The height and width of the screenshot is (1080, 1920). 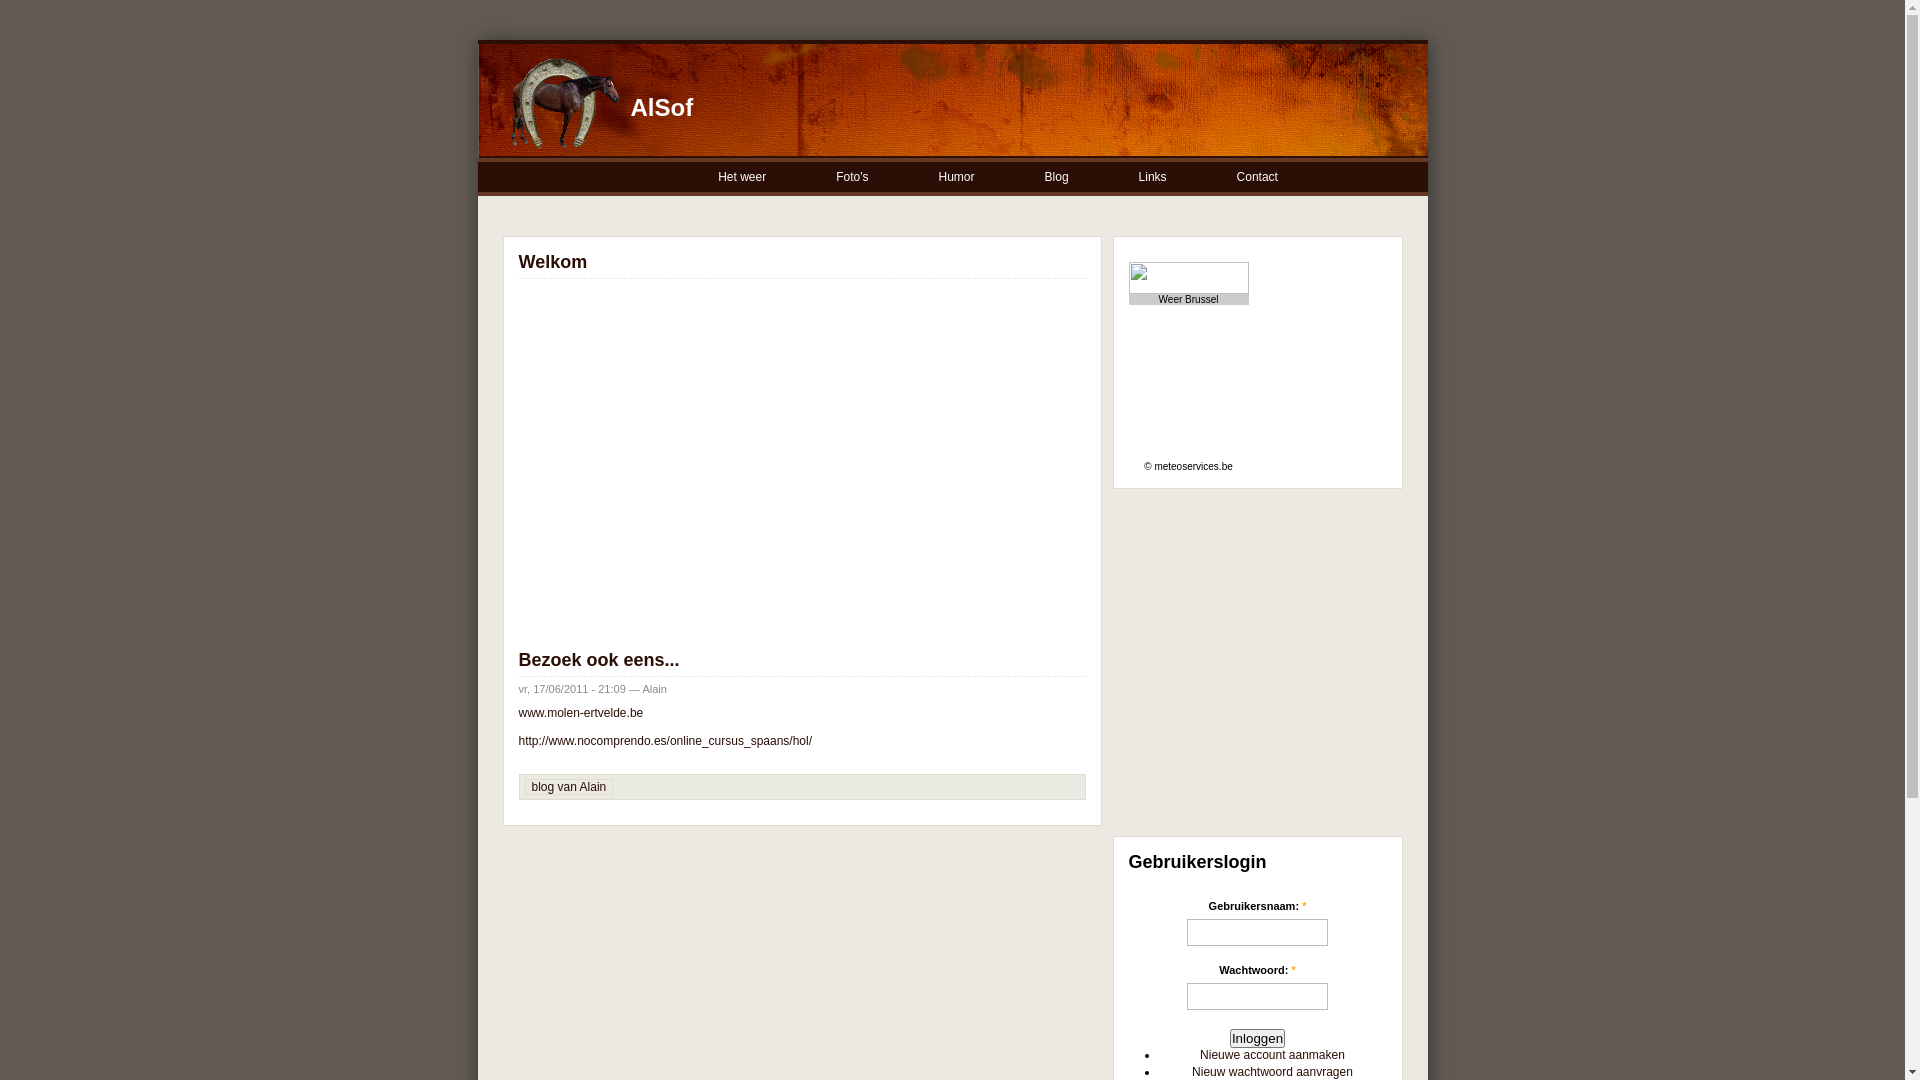 I want to click on 'Nieuw wachtwoord aanvragen', so click(x=1191, y=1071).